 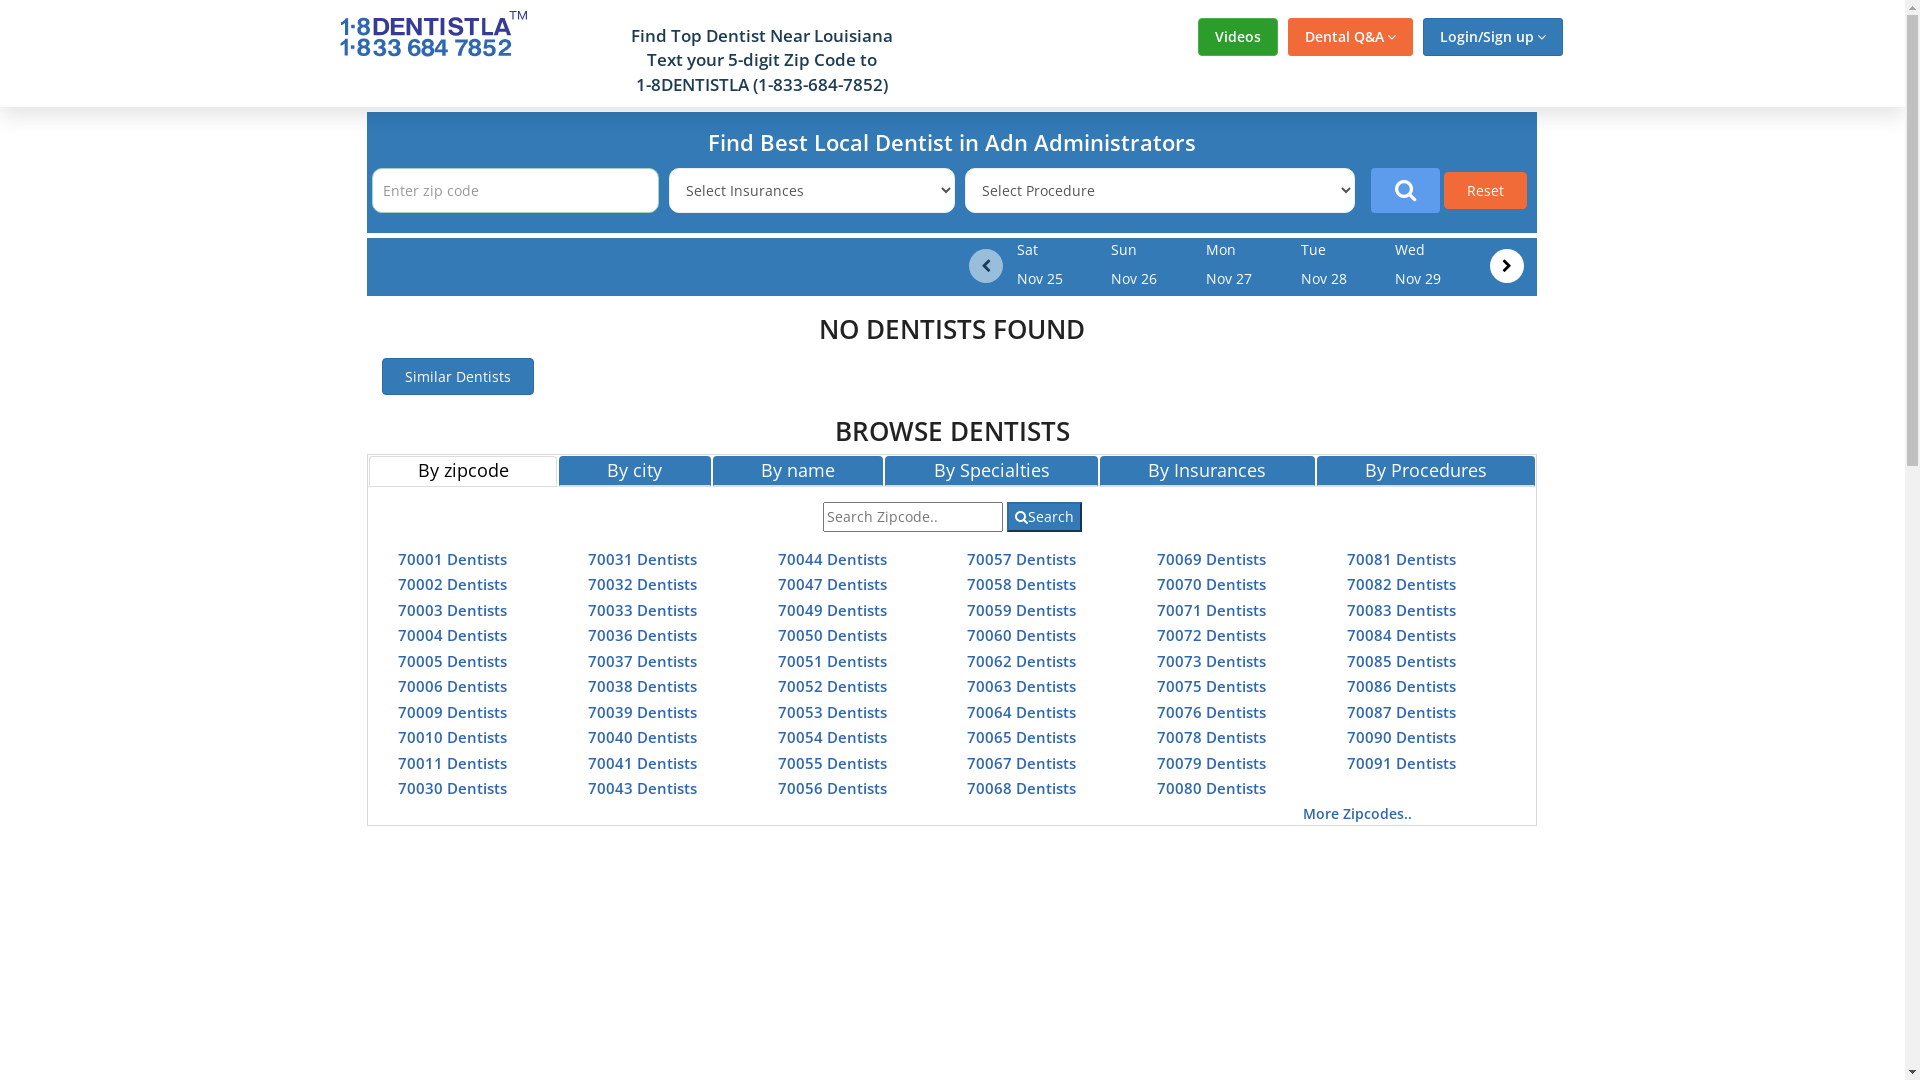 I want to click on '70082 Dentists', so click(x=1400, y=583).